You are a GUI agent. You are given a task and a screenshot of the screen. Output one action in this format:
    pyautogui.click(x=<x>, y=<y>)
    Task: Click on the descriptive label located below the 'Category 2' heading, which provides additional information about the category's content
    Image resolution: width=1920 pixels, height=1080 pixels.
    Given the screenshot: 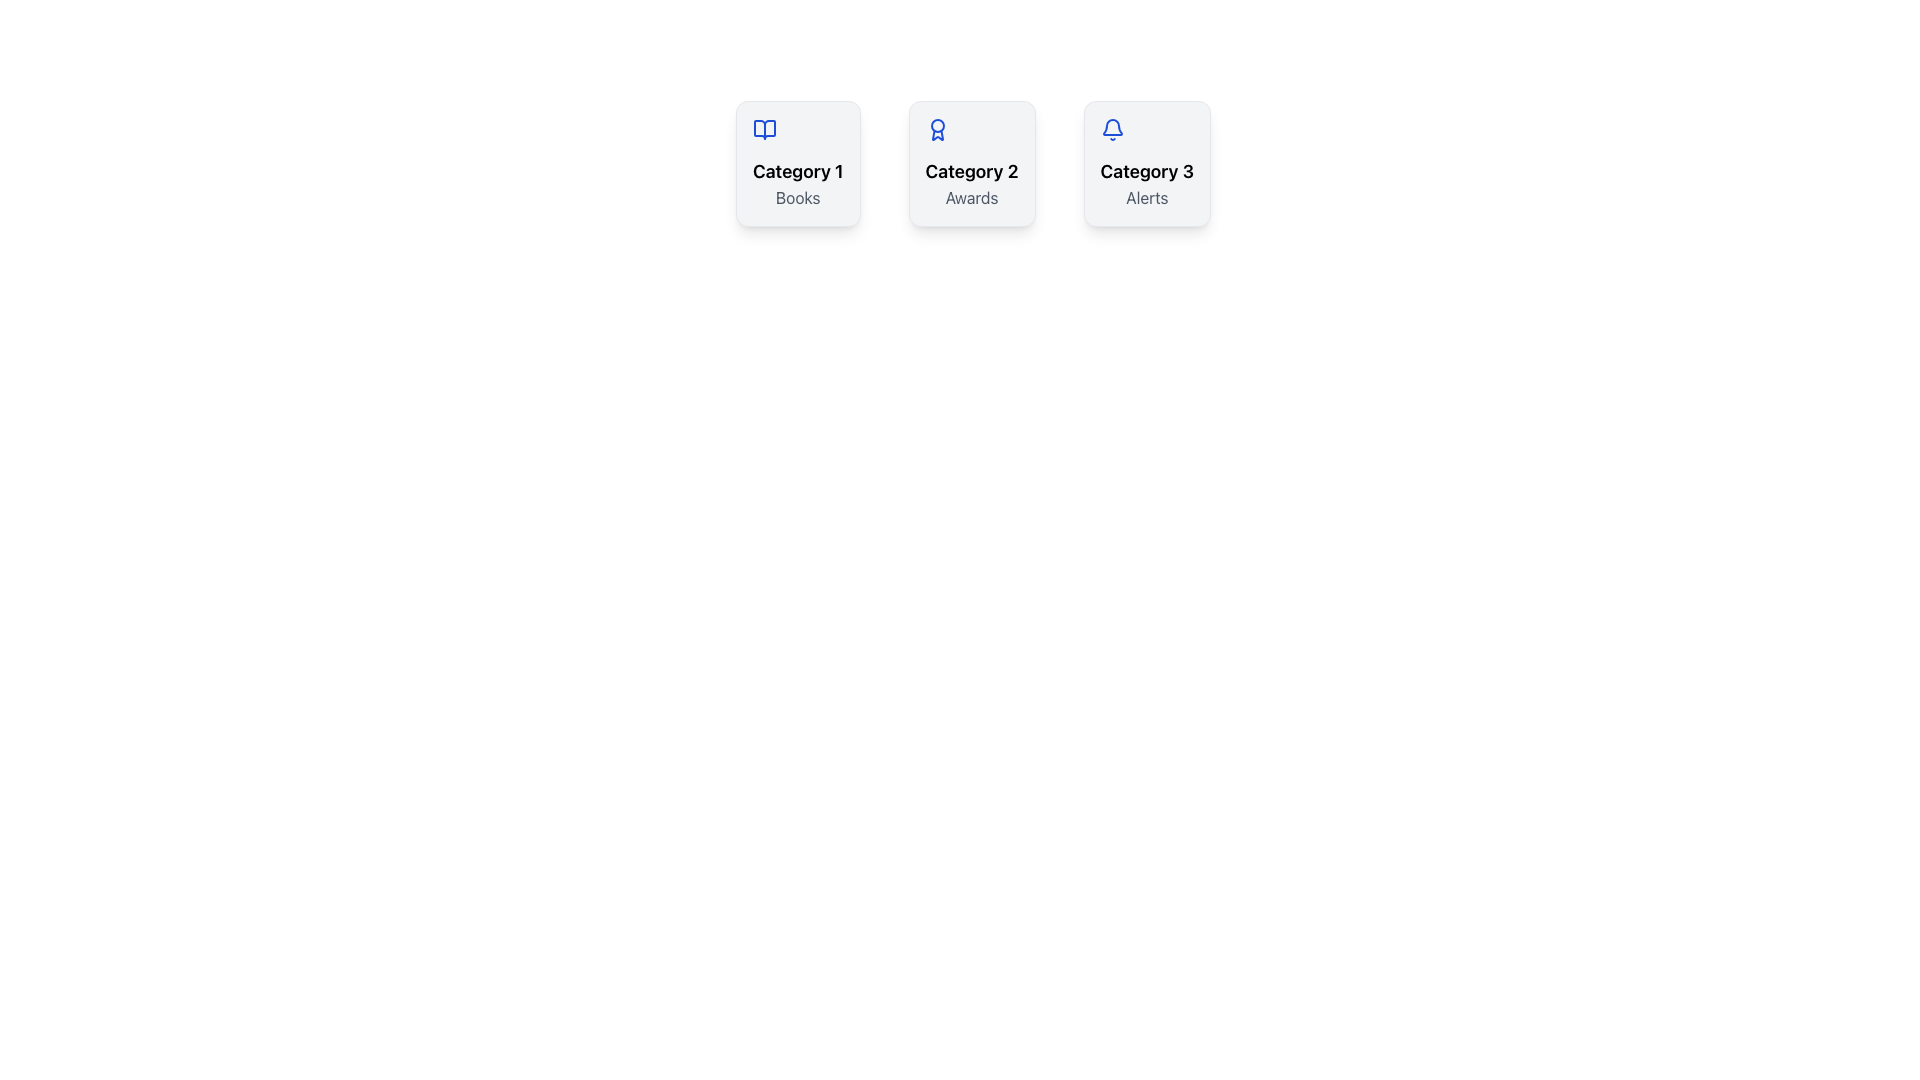 What is the action you would take?
    pyautogui.click(x=972, y=197)
    